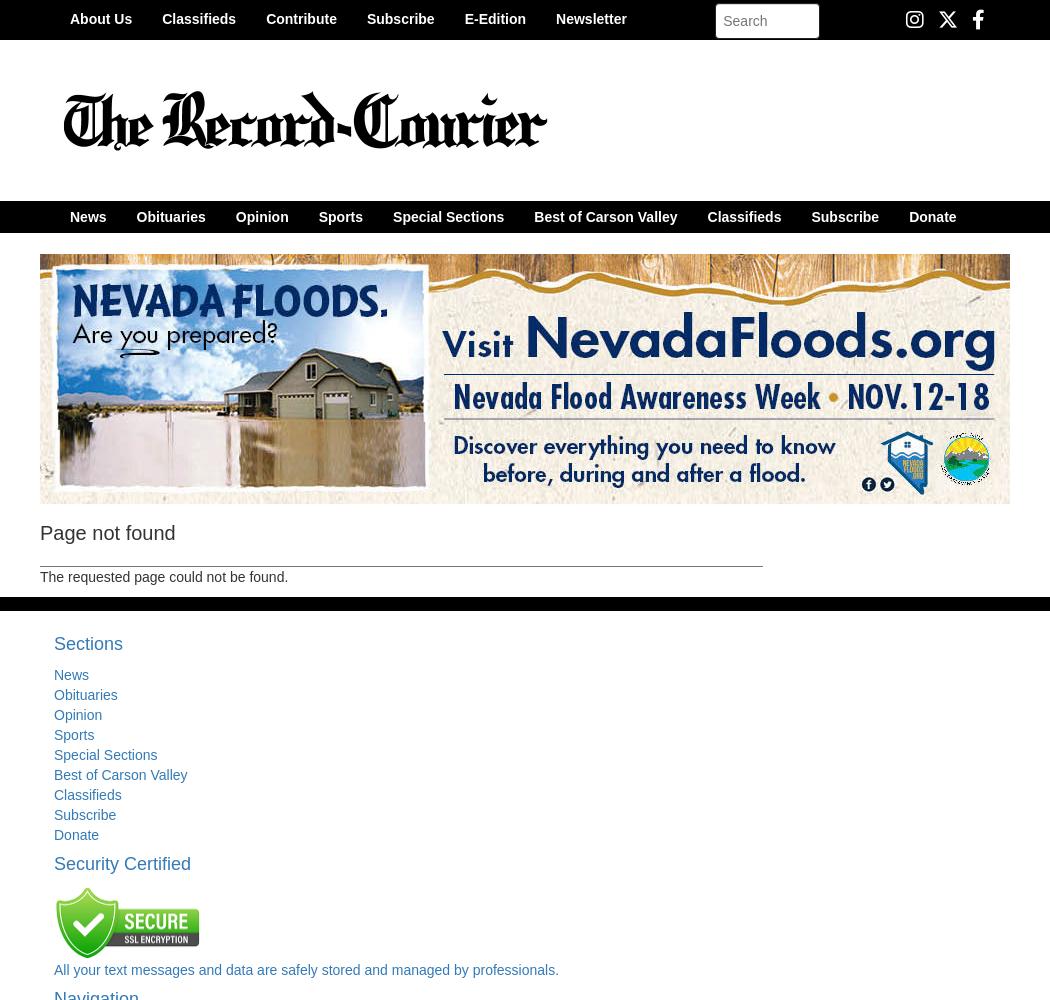 This screenshot has width=1050, height=1000. What do you see at coordinates (52, 862) in the screenshot?
I see `'Security Certified'` at bounding box center [52, 862].